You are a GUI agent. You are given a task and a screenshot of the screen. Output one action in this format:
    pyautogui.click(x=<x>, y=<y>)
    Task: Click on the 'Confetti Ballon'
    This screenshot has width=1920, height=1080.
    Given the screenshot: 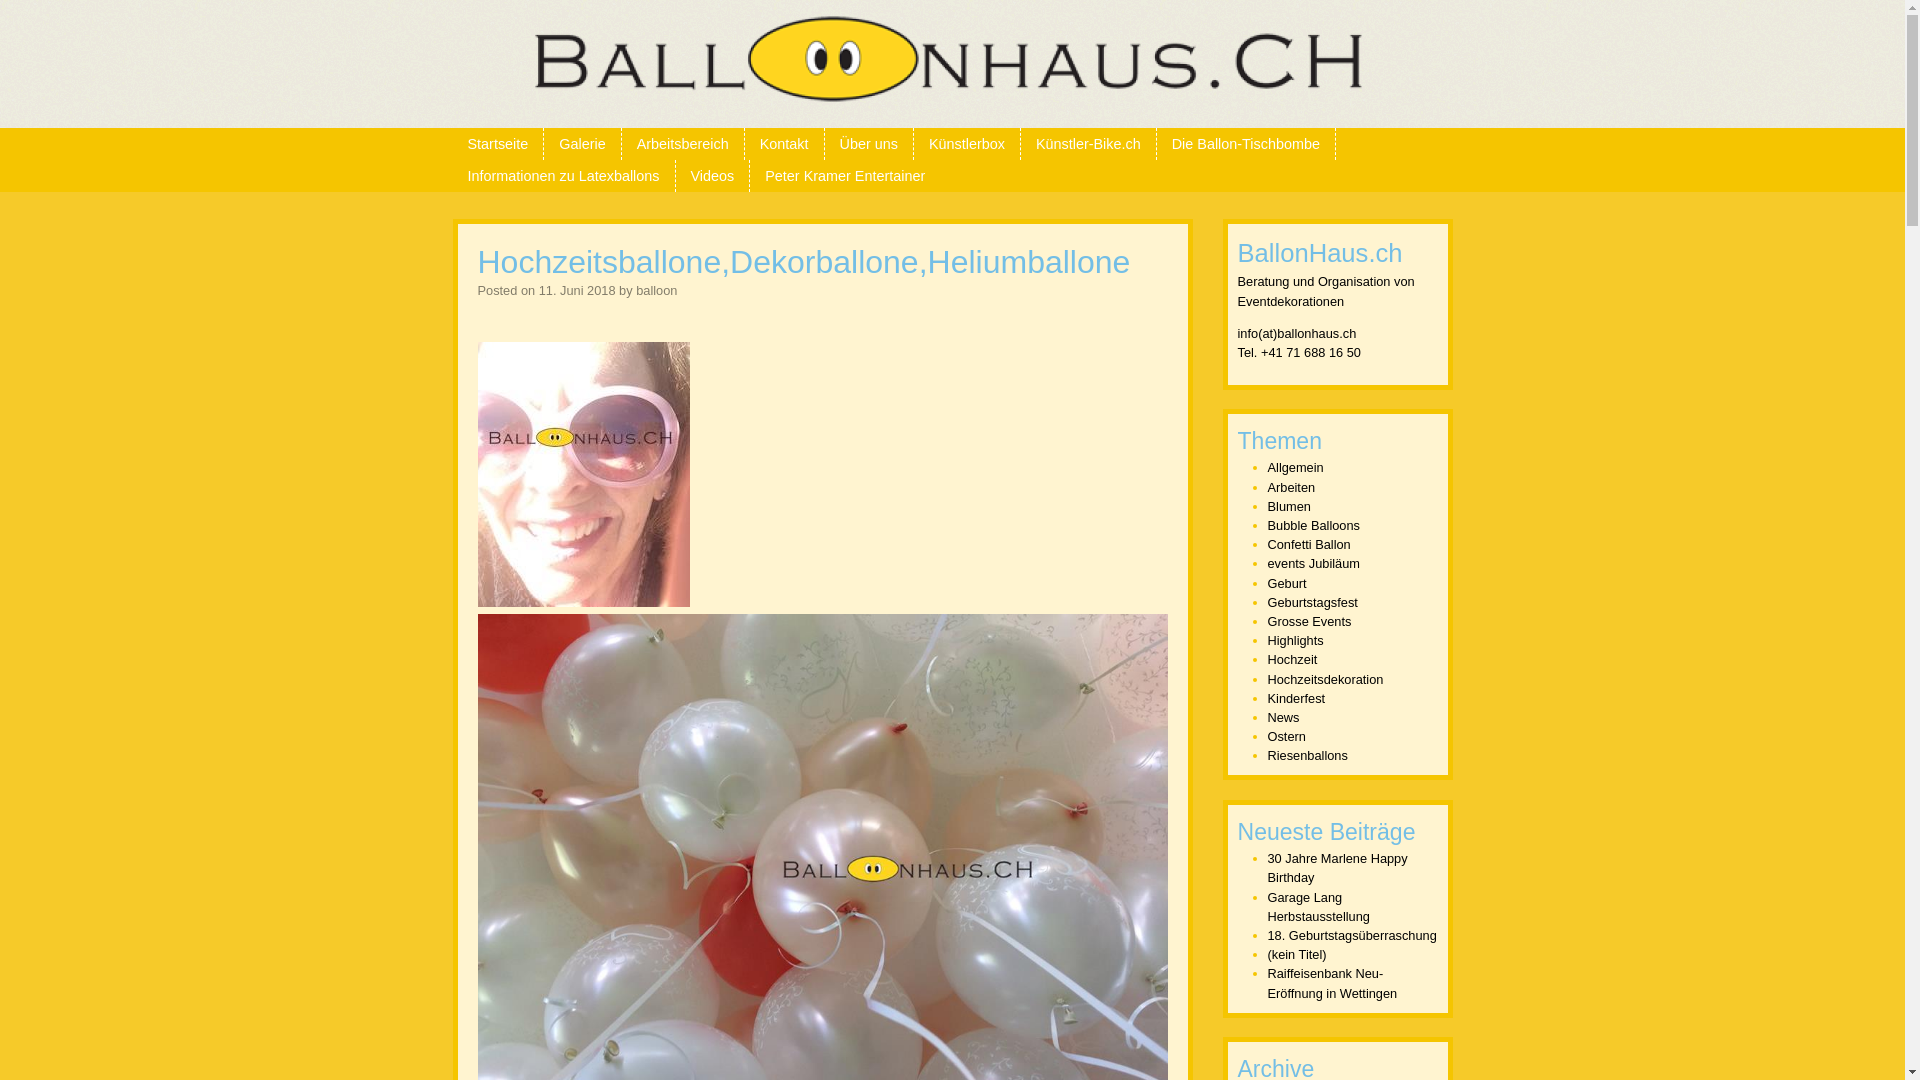 What is the action you would take?
    pyautogui.click(x=1309, y=544)
    